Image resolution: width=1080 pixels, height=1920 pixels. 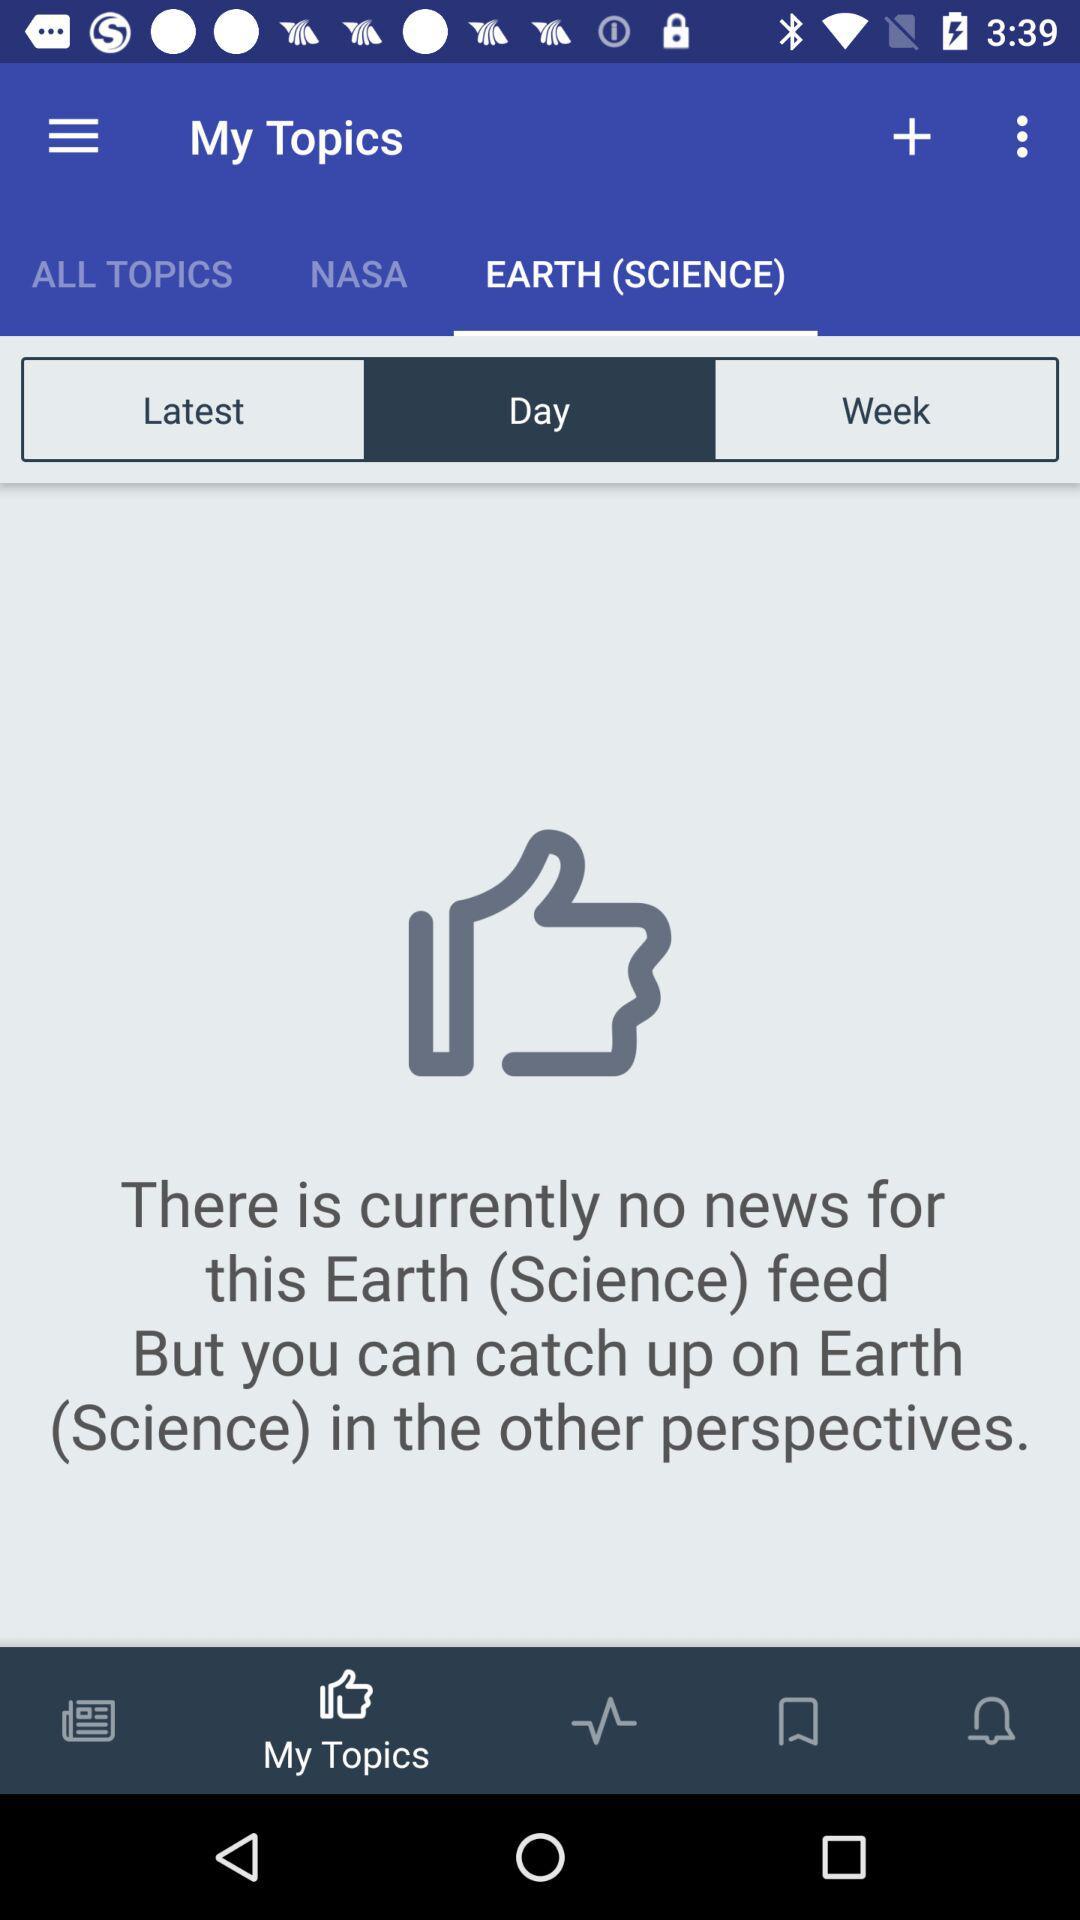 What do you see at coordinates (193, 408) in the screenshot?
I see `item next to the day` at bounding box center [193, 408].